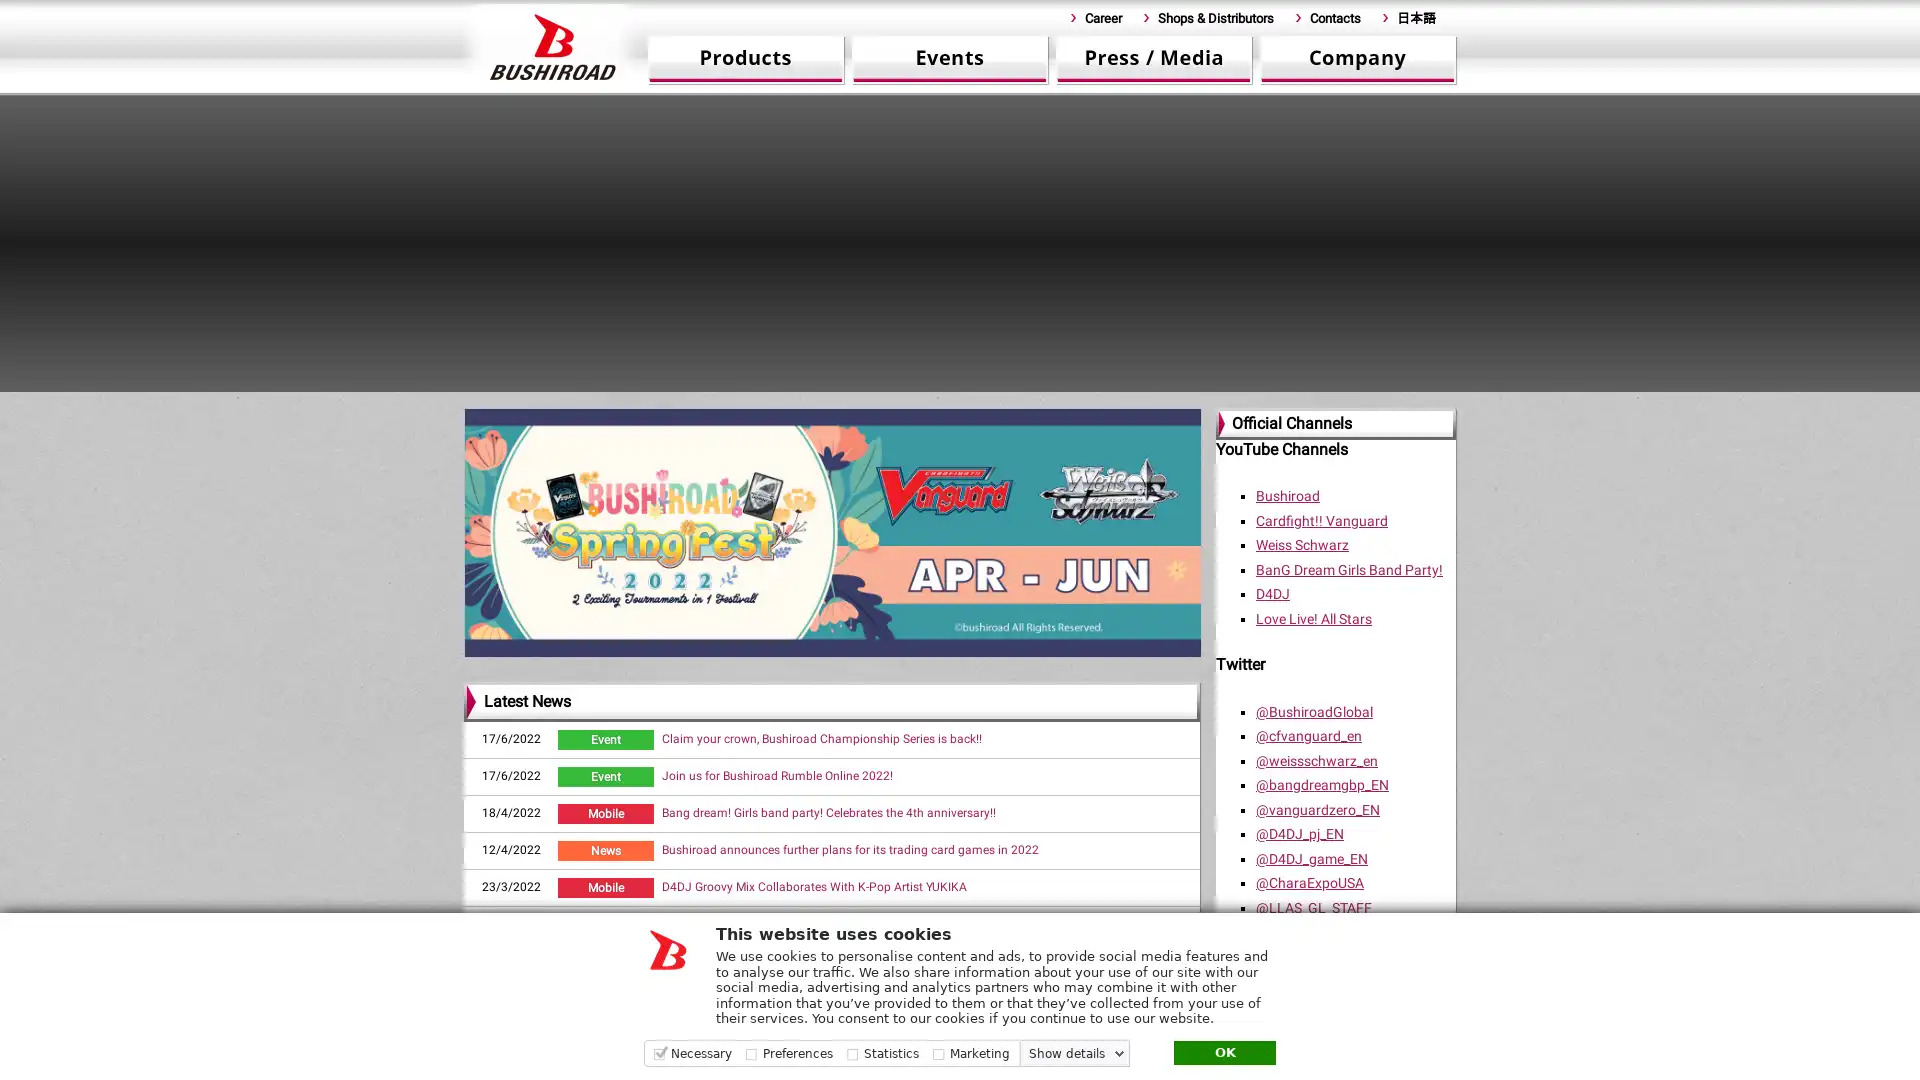 The image size is (1920, 1080). I want to click on 1, so click(733, 384).